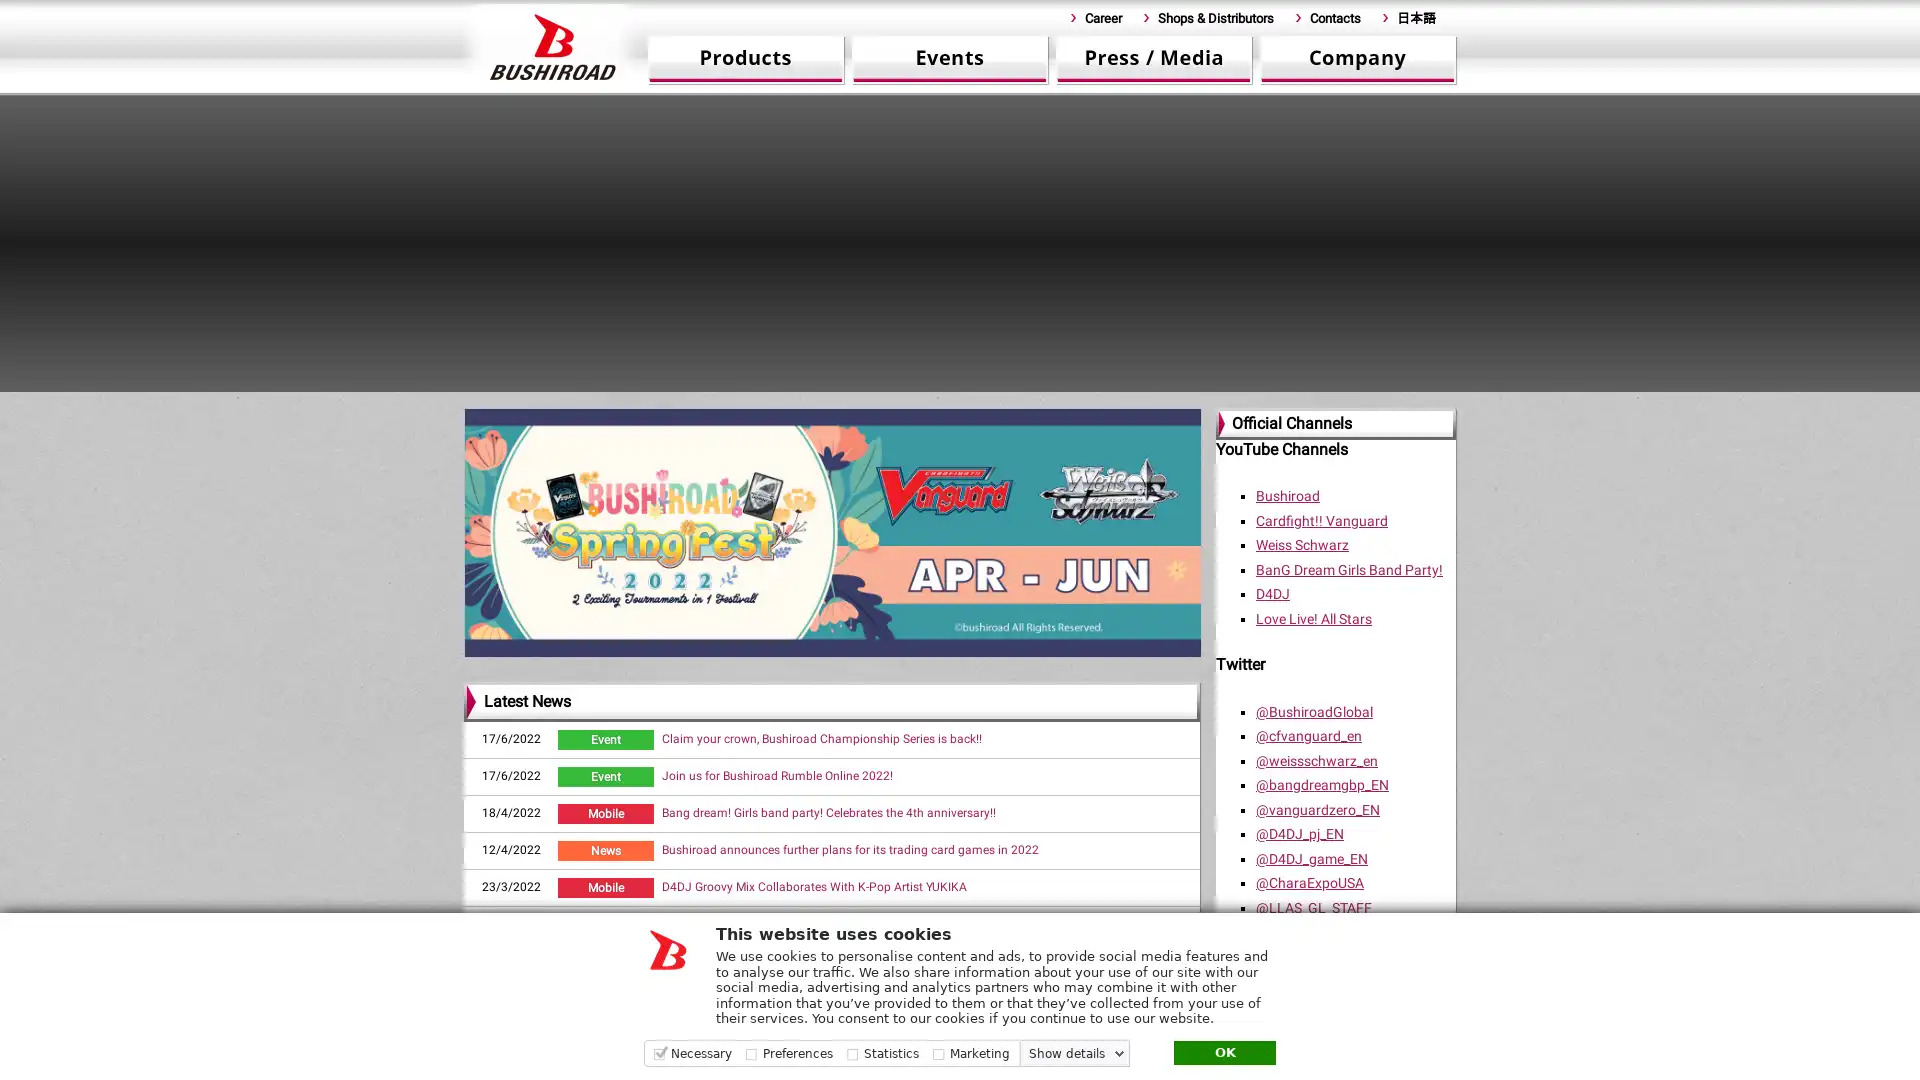 The image size is (1920, 1080). I want to click on 1, so click(733, 384).